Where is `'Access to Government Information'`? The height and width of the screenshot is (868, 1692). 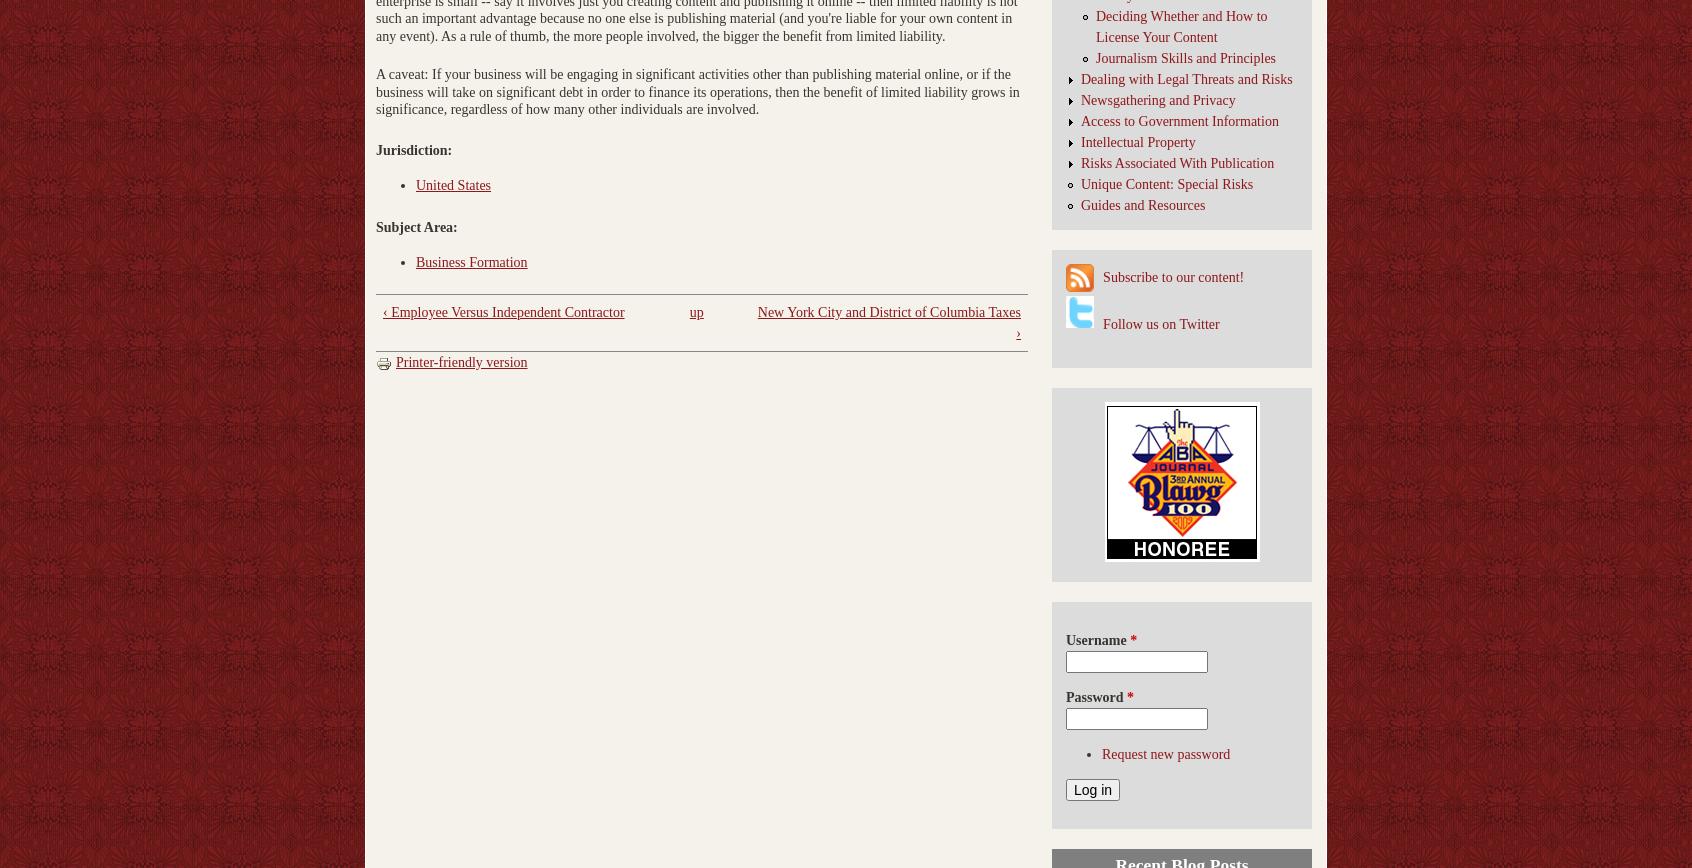
'Access to Government Information' is located at coordinates (1178, 120).